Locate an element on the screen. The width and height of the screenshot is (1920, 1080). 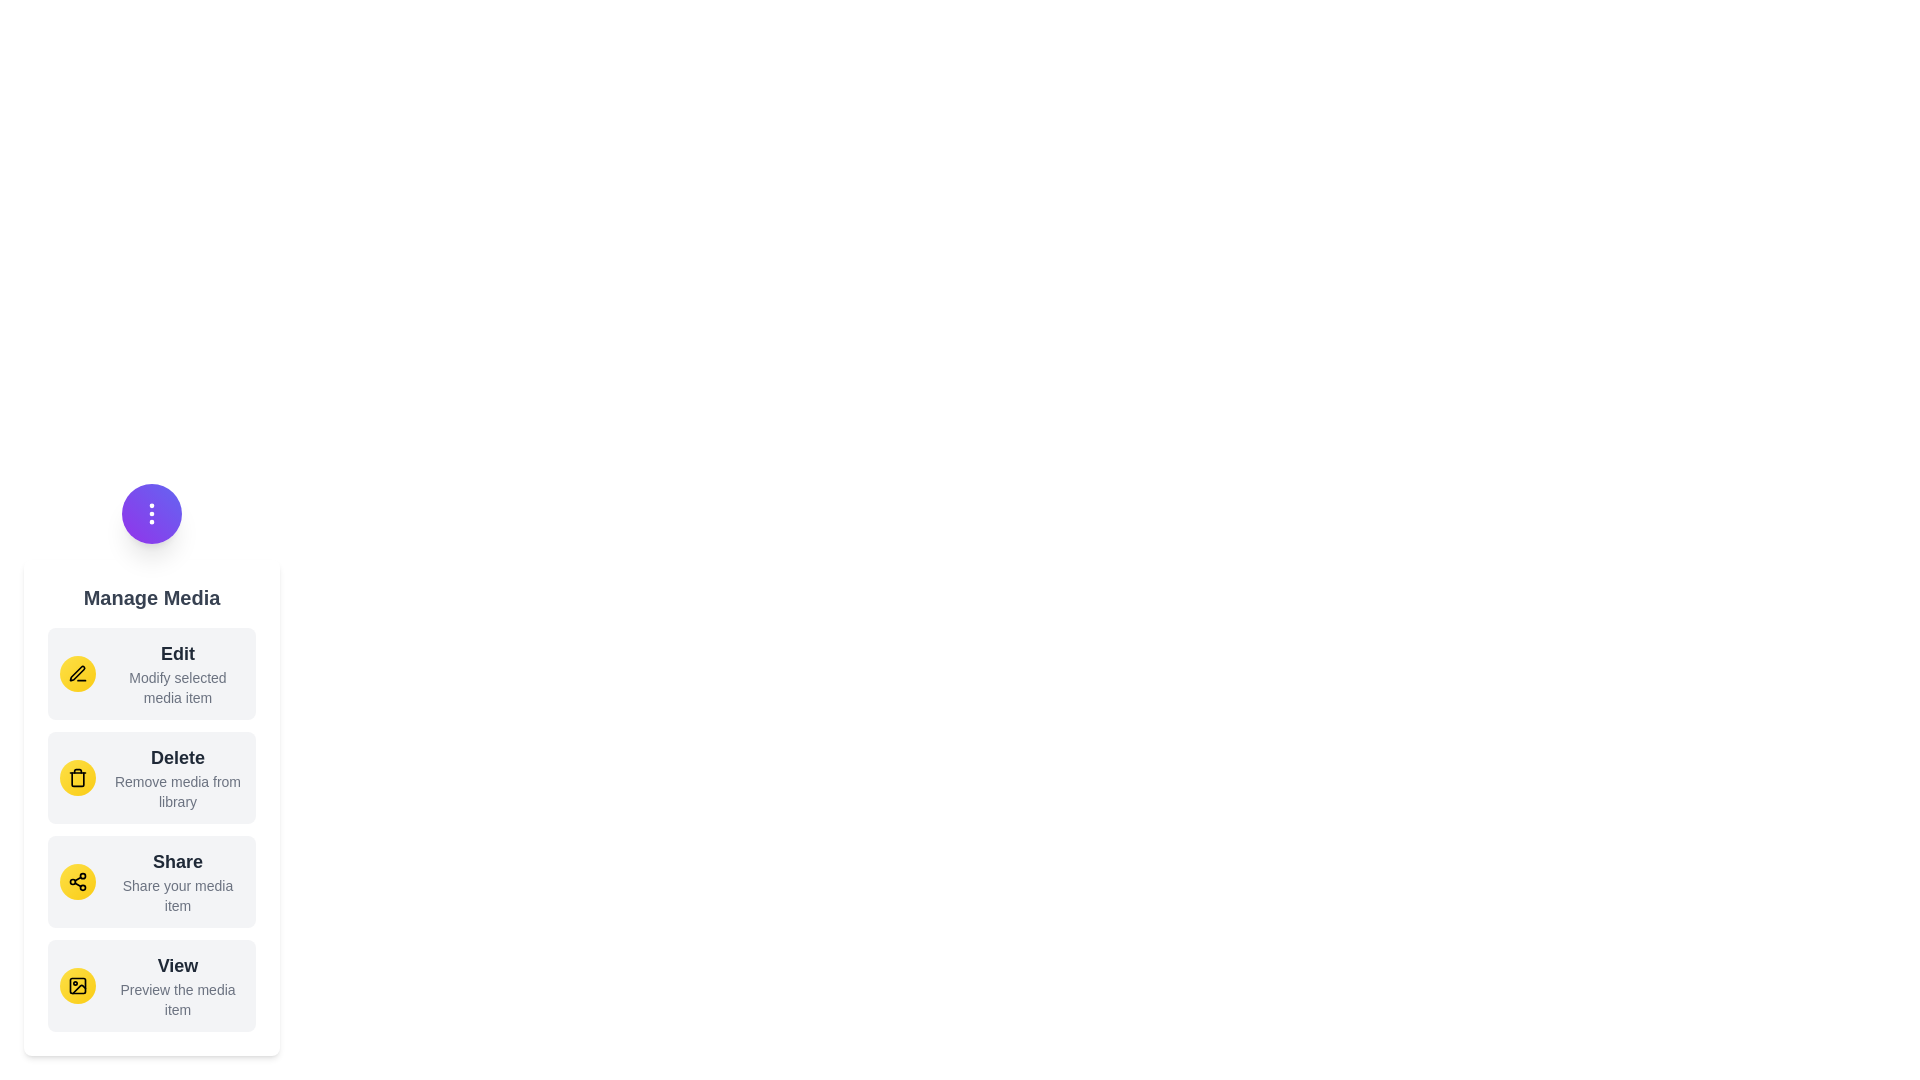
the purple button to toggle the action menu is located at coordinates (151, 512).